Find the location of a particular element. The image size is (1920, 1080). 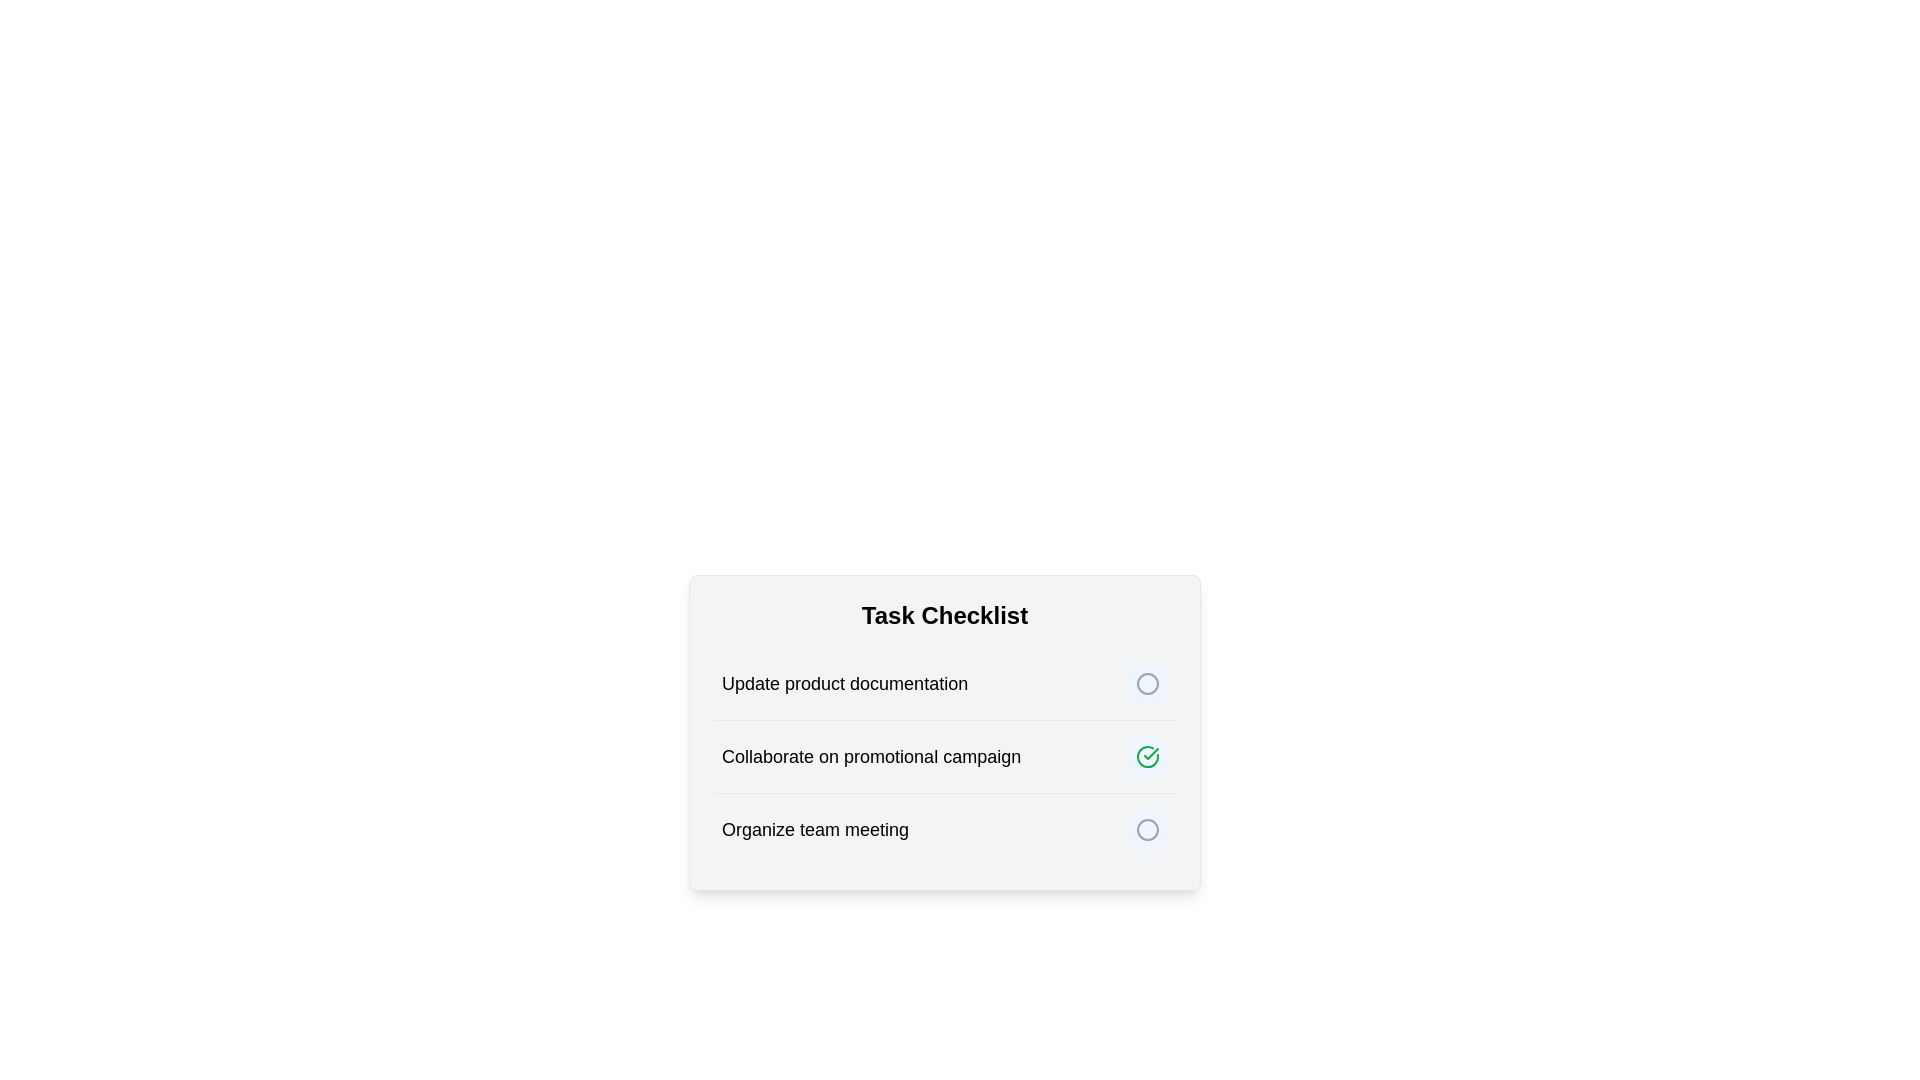

the circular blue button with an outlined circle icon is located at coordinates (1147, 682).